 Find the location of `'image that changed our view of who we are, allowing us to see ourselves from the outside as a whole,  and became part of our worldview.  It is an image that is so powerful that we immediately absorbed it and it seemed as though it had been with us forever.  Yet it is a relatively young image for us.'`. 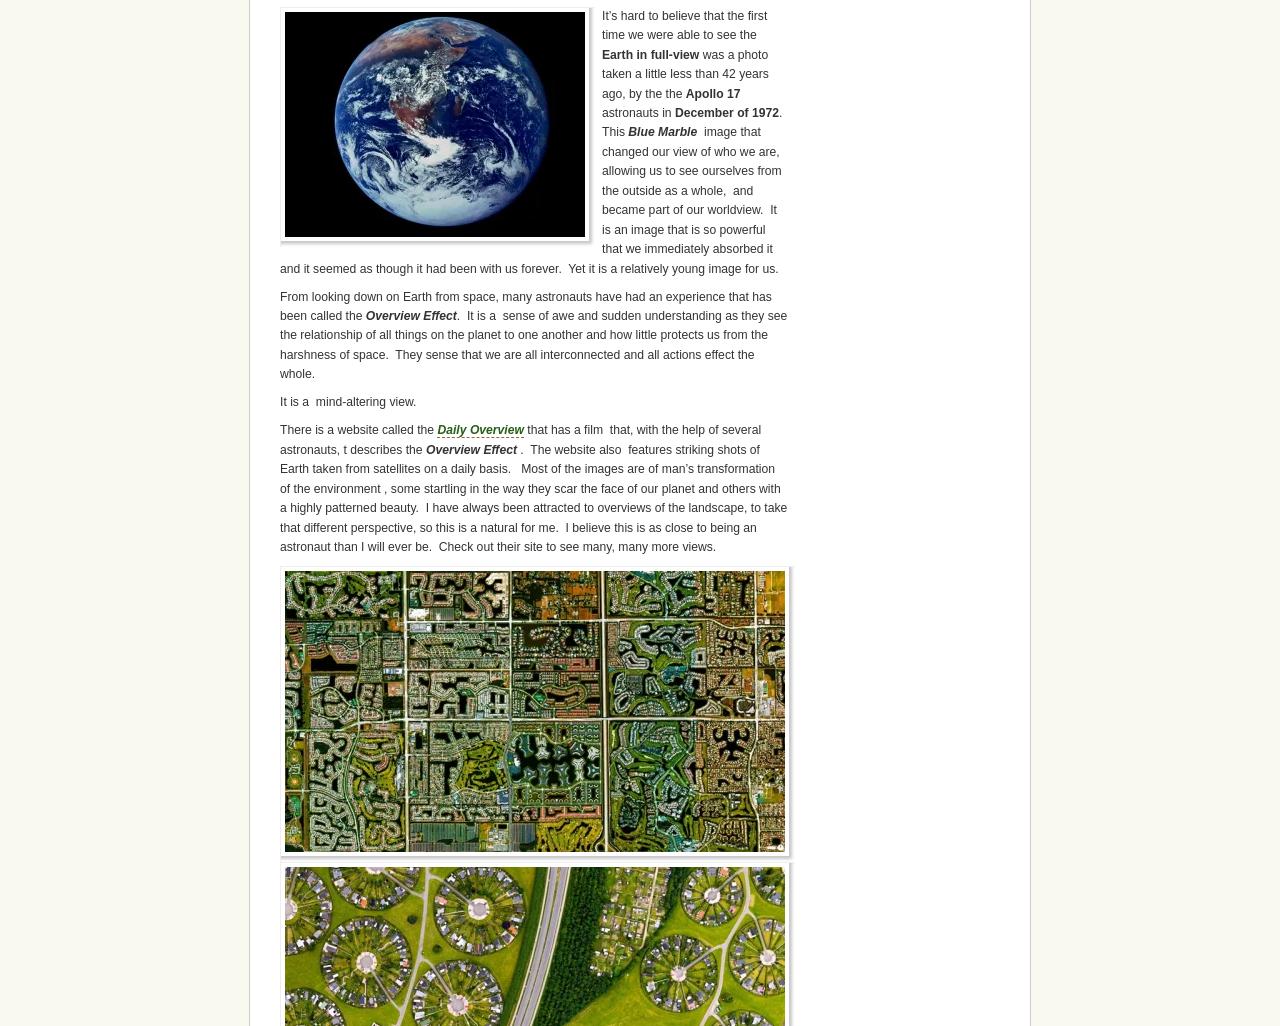

'image that changed our view of who we are, allowing us to see ourselves from the outside as a whole,  and became part of our worldview.  It is an image that is so powerful that we immediately absorbed it and it seemed as though it had been with us forever.  Yet it is a relatively young image for us.' is located at coordinates (530, 198).